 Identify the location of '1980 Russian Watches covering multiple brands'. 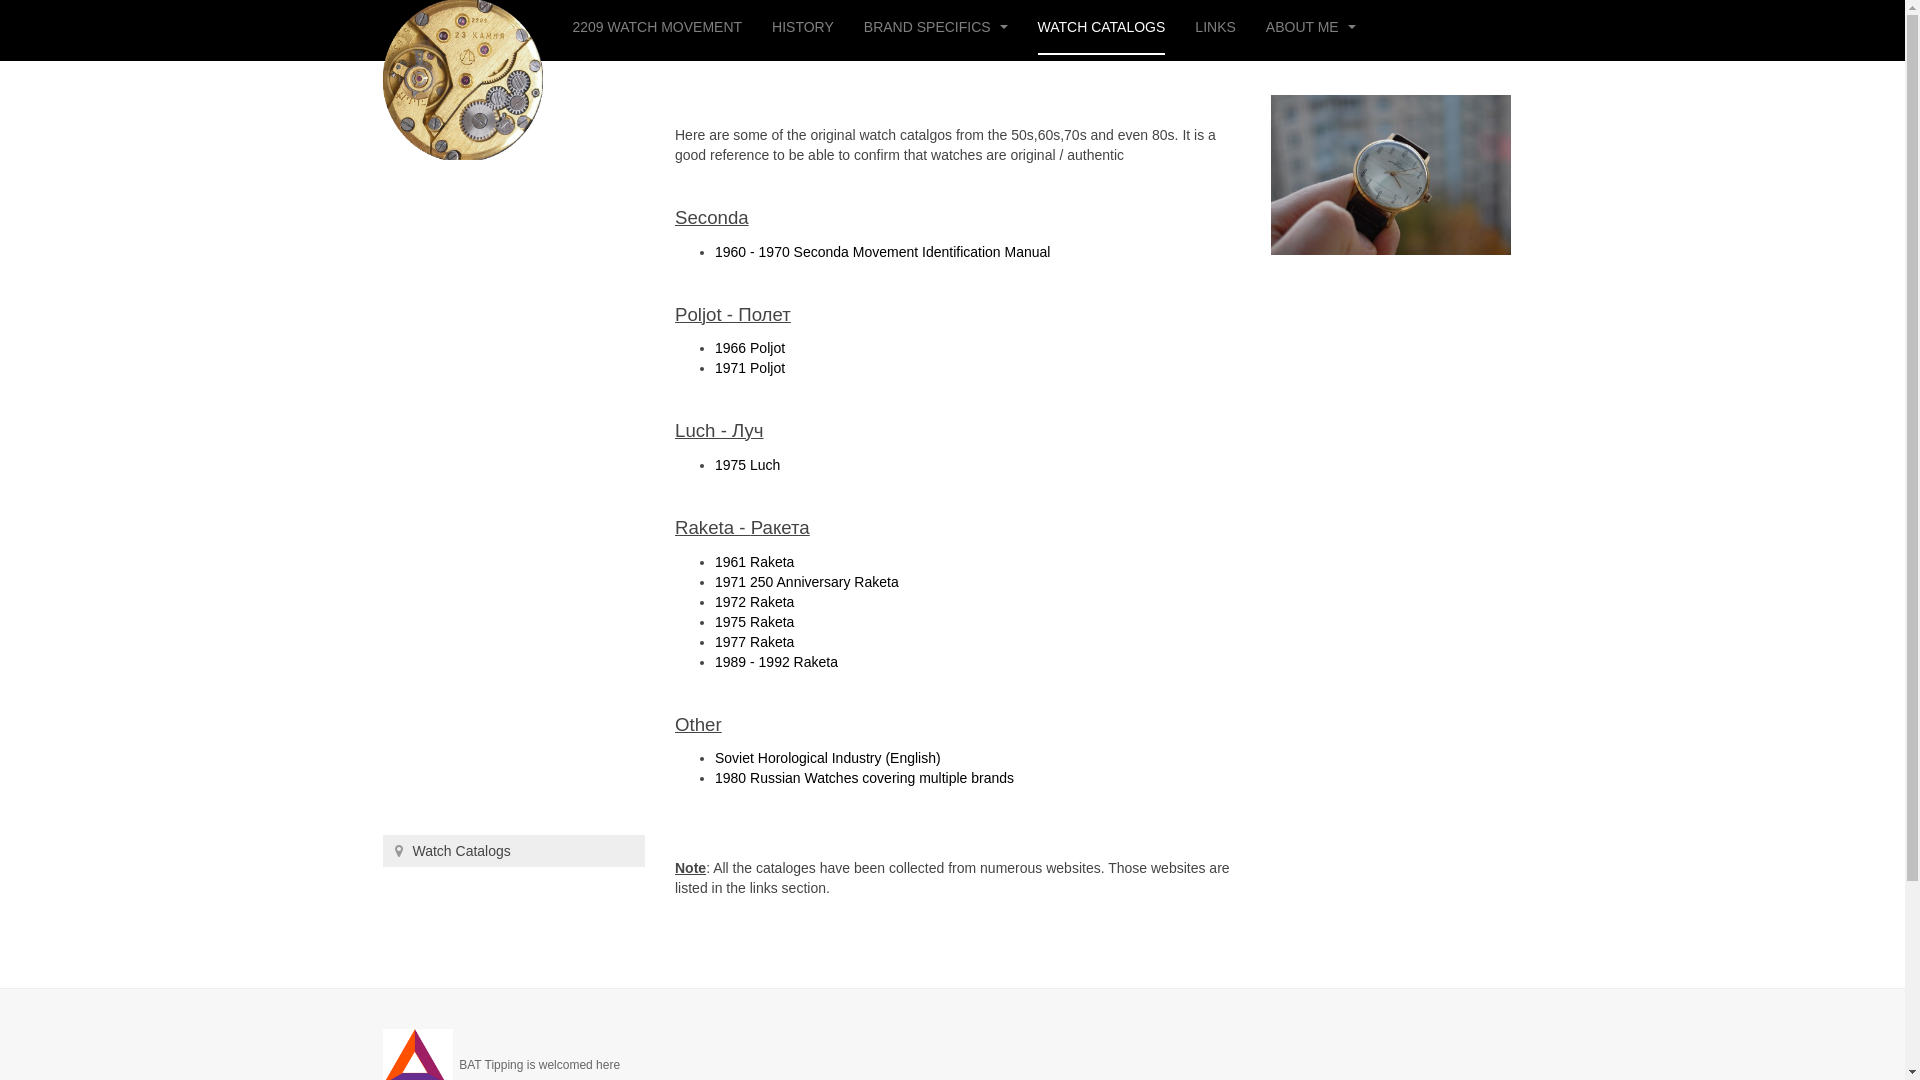
(864, 777).